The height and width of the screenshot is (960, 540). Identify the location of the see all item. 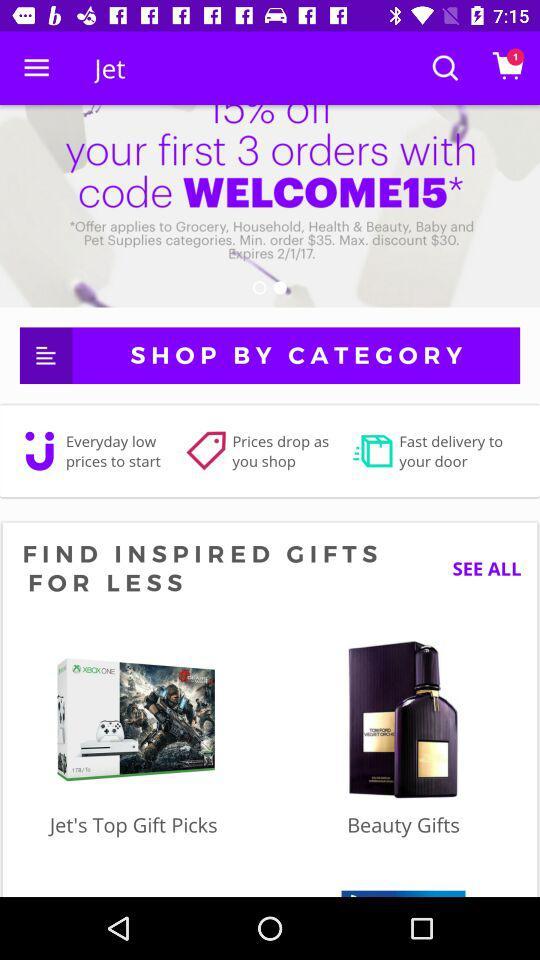
(478, 568).